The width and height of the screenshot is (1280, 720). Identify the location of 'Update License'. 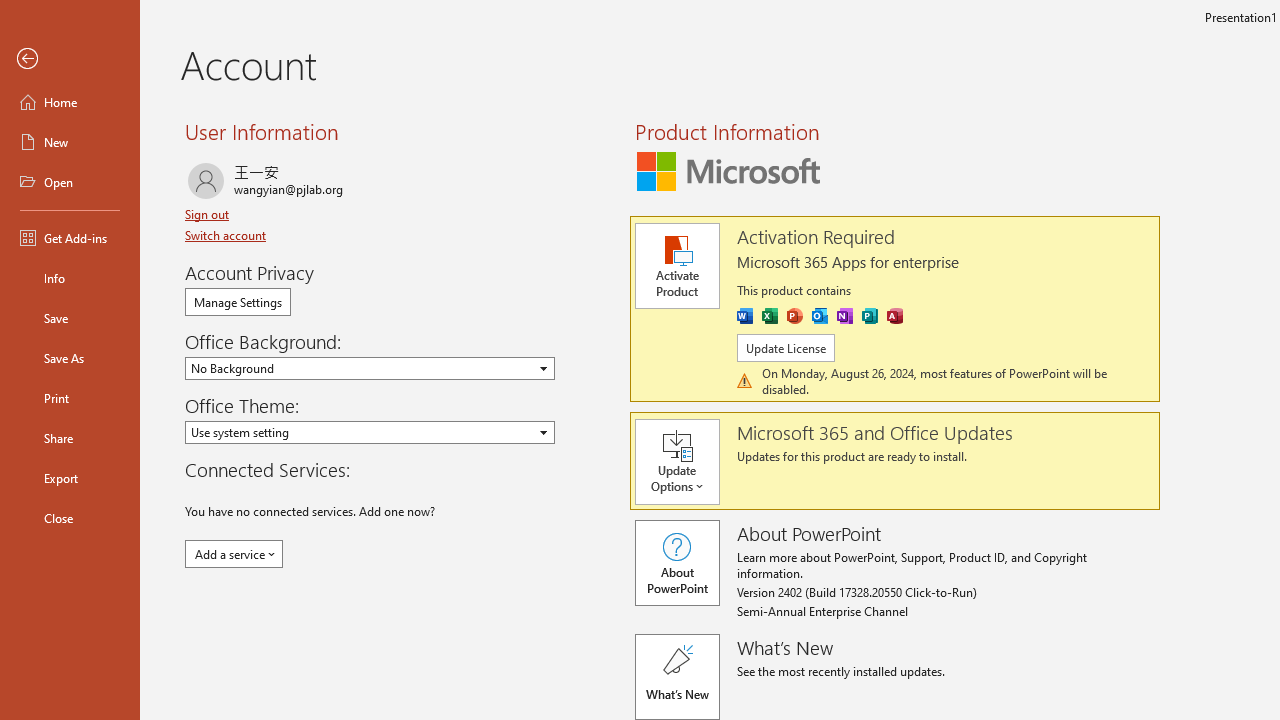
(784, 347).